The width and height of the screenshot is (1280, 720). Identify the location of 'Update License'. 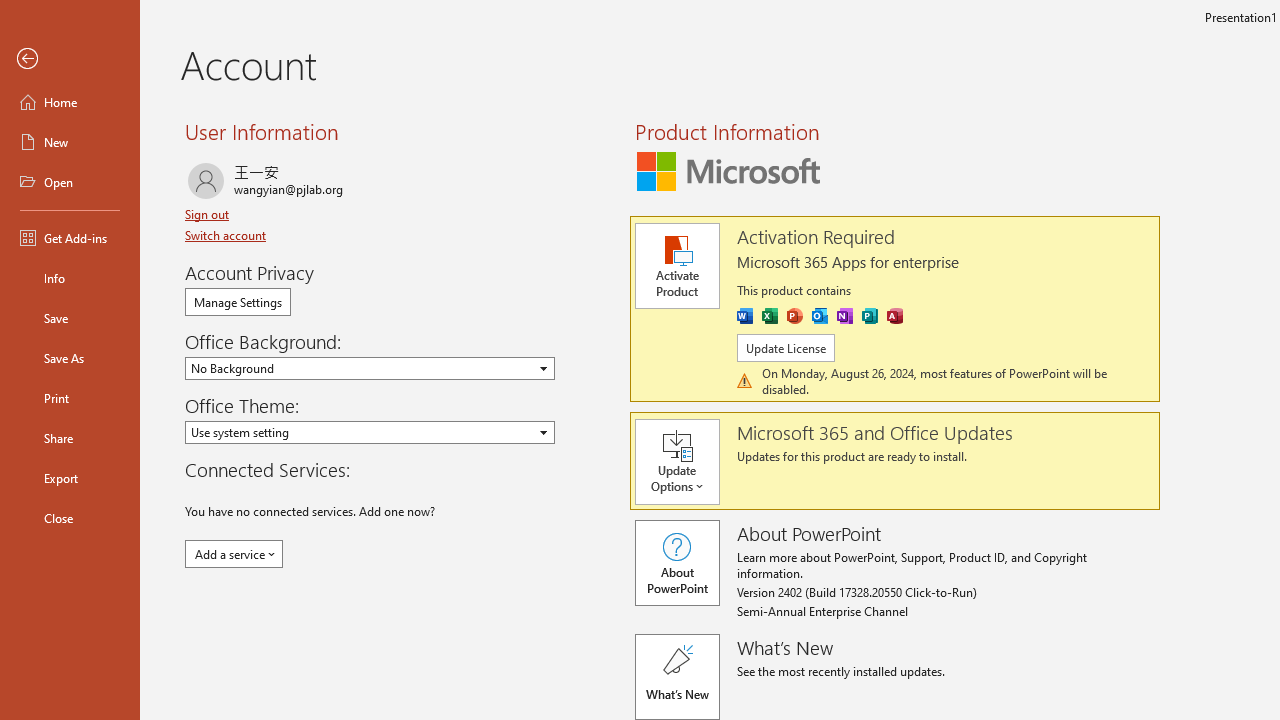
(784, 347).